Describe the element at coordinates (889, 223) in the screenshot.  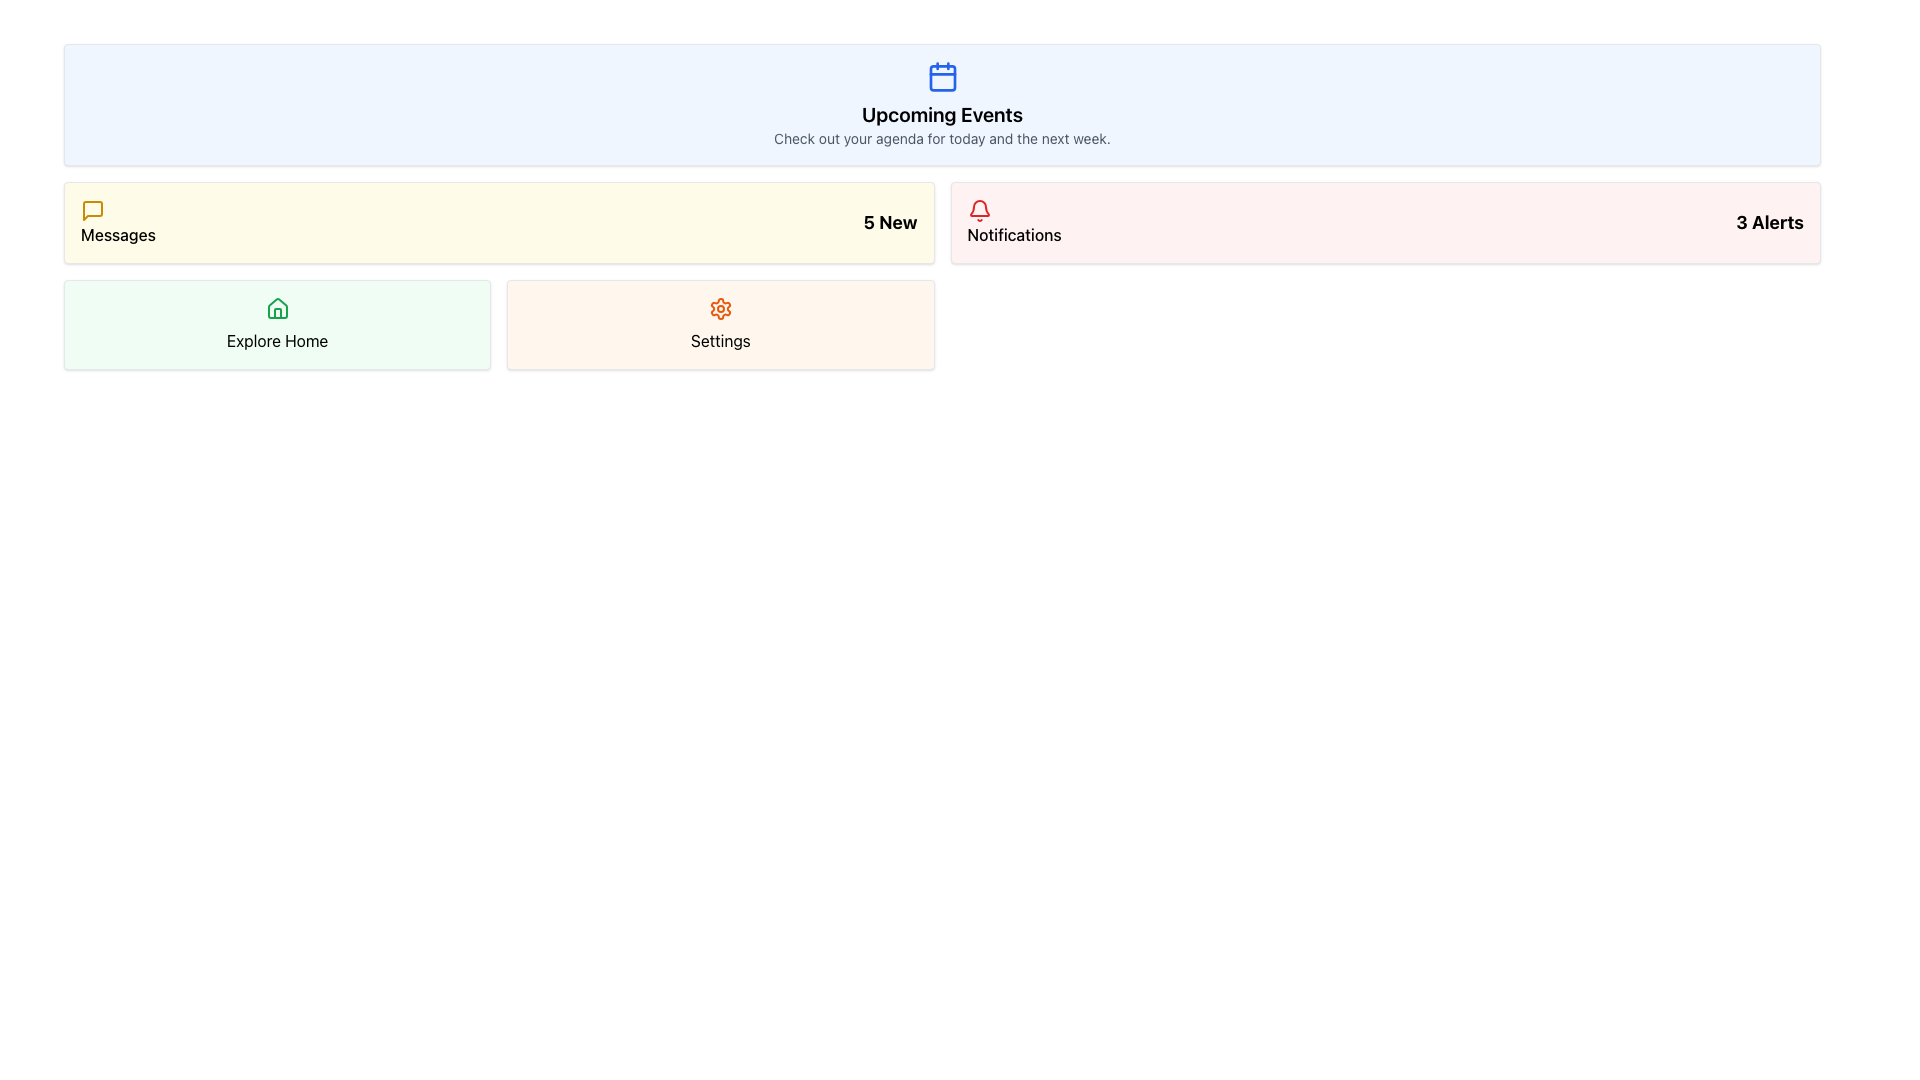
I see `text content of the element displaying '5 New' in bold font, located on the right end of the 'Messages' card with a yellow background` at that location.